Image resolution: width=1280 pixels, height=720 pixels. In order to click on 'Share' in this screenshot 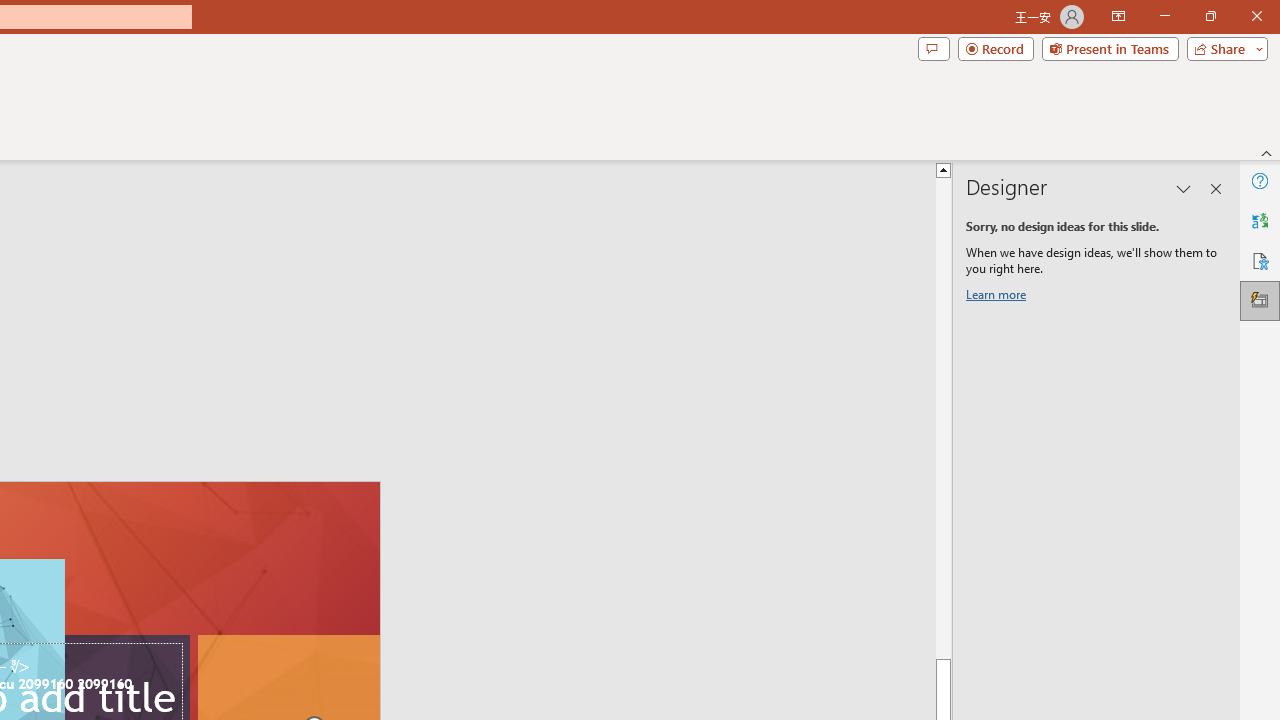, I will do `click(1222, 47)`.